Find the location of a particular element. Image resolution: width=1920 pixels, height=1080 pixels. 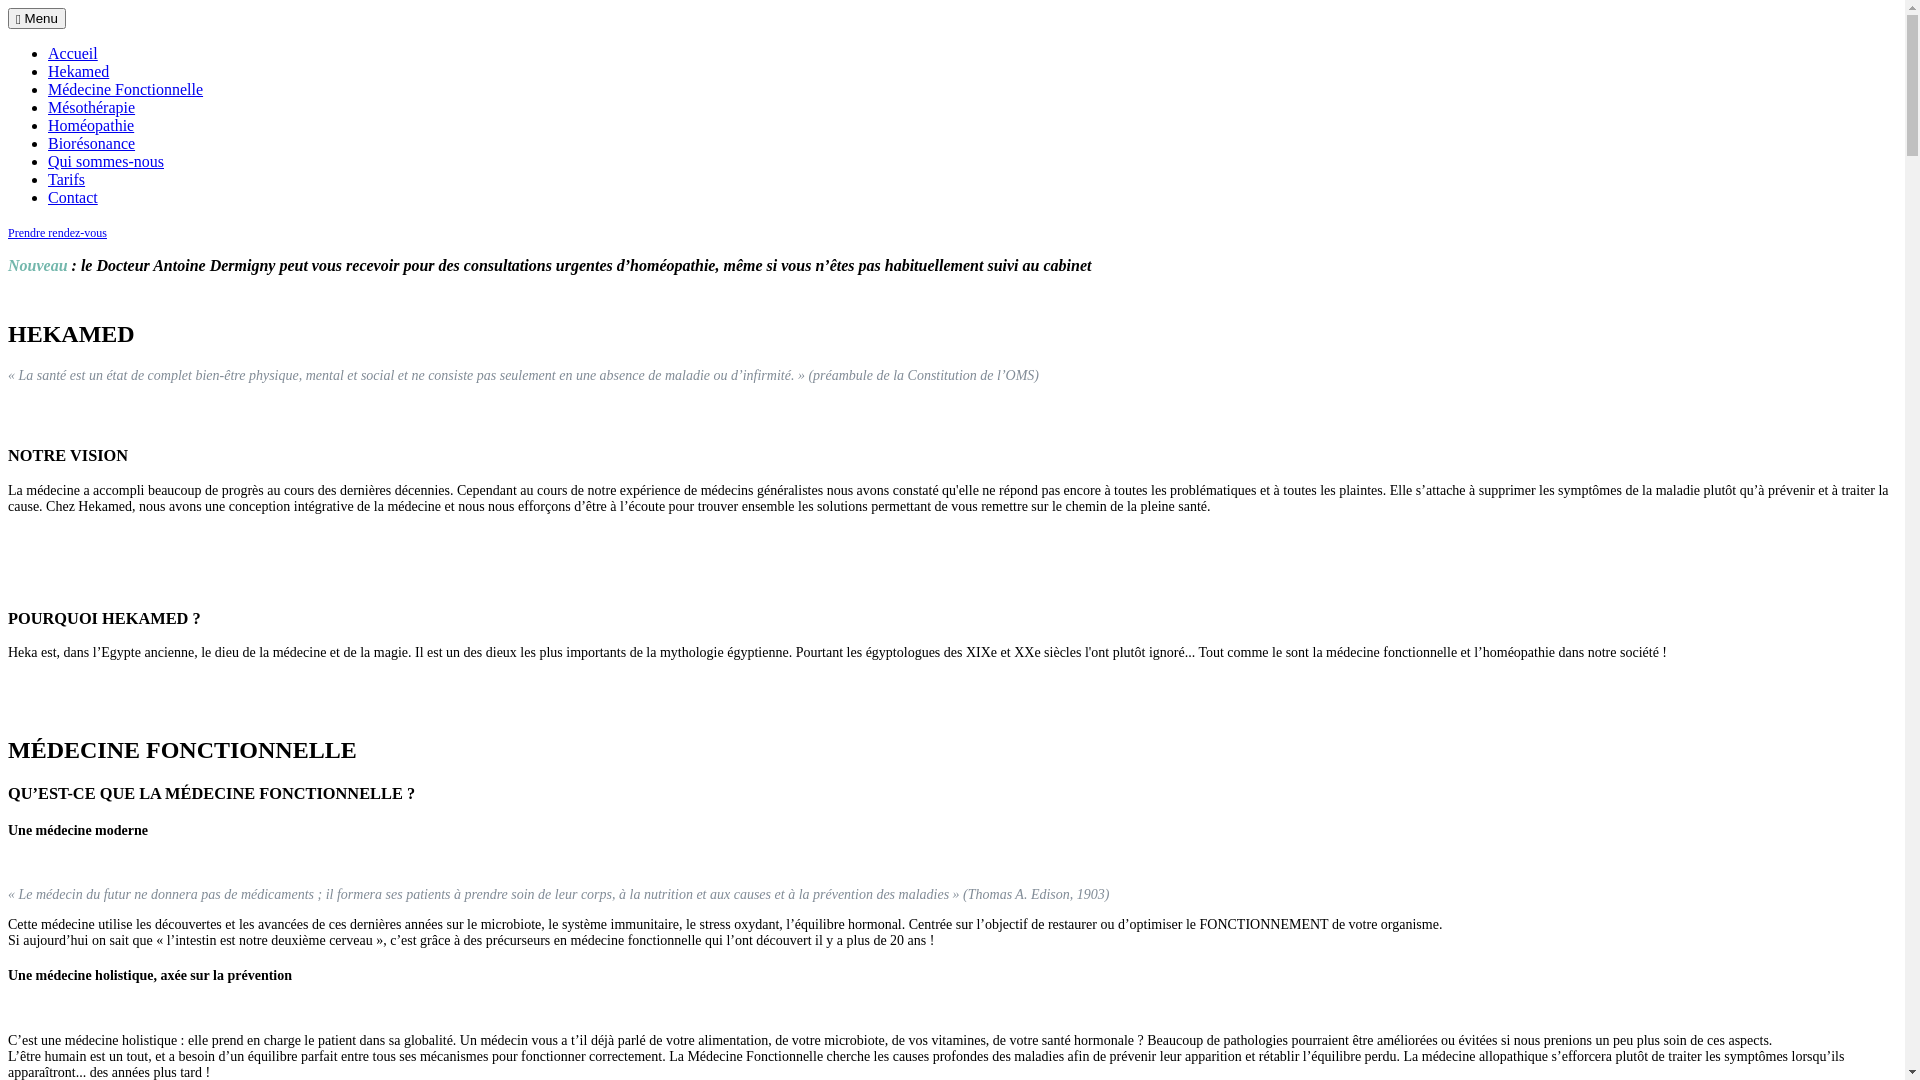

'Qui sommes-nous' is located at coordinates (104, 160).